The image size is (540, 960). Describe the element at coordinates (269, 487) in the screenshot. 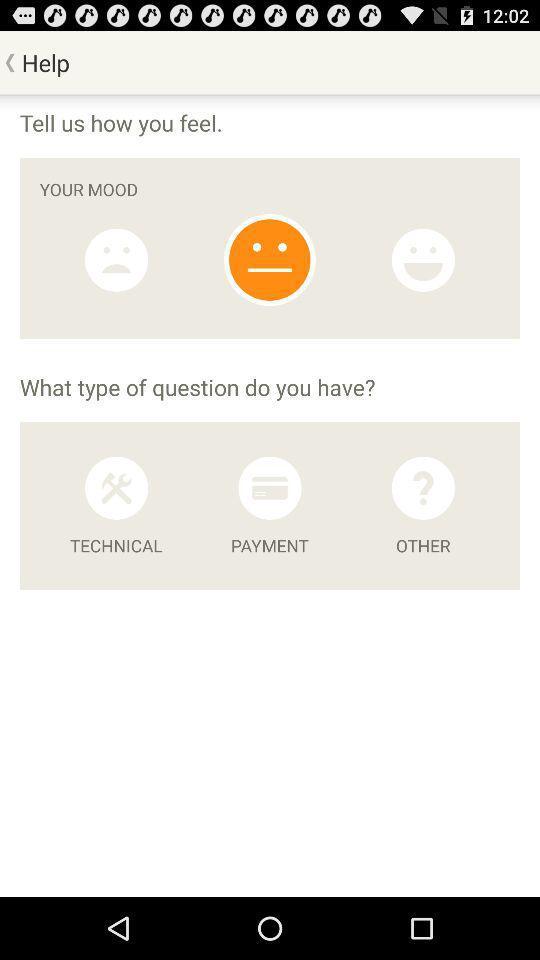

I see `payment option` at that location.